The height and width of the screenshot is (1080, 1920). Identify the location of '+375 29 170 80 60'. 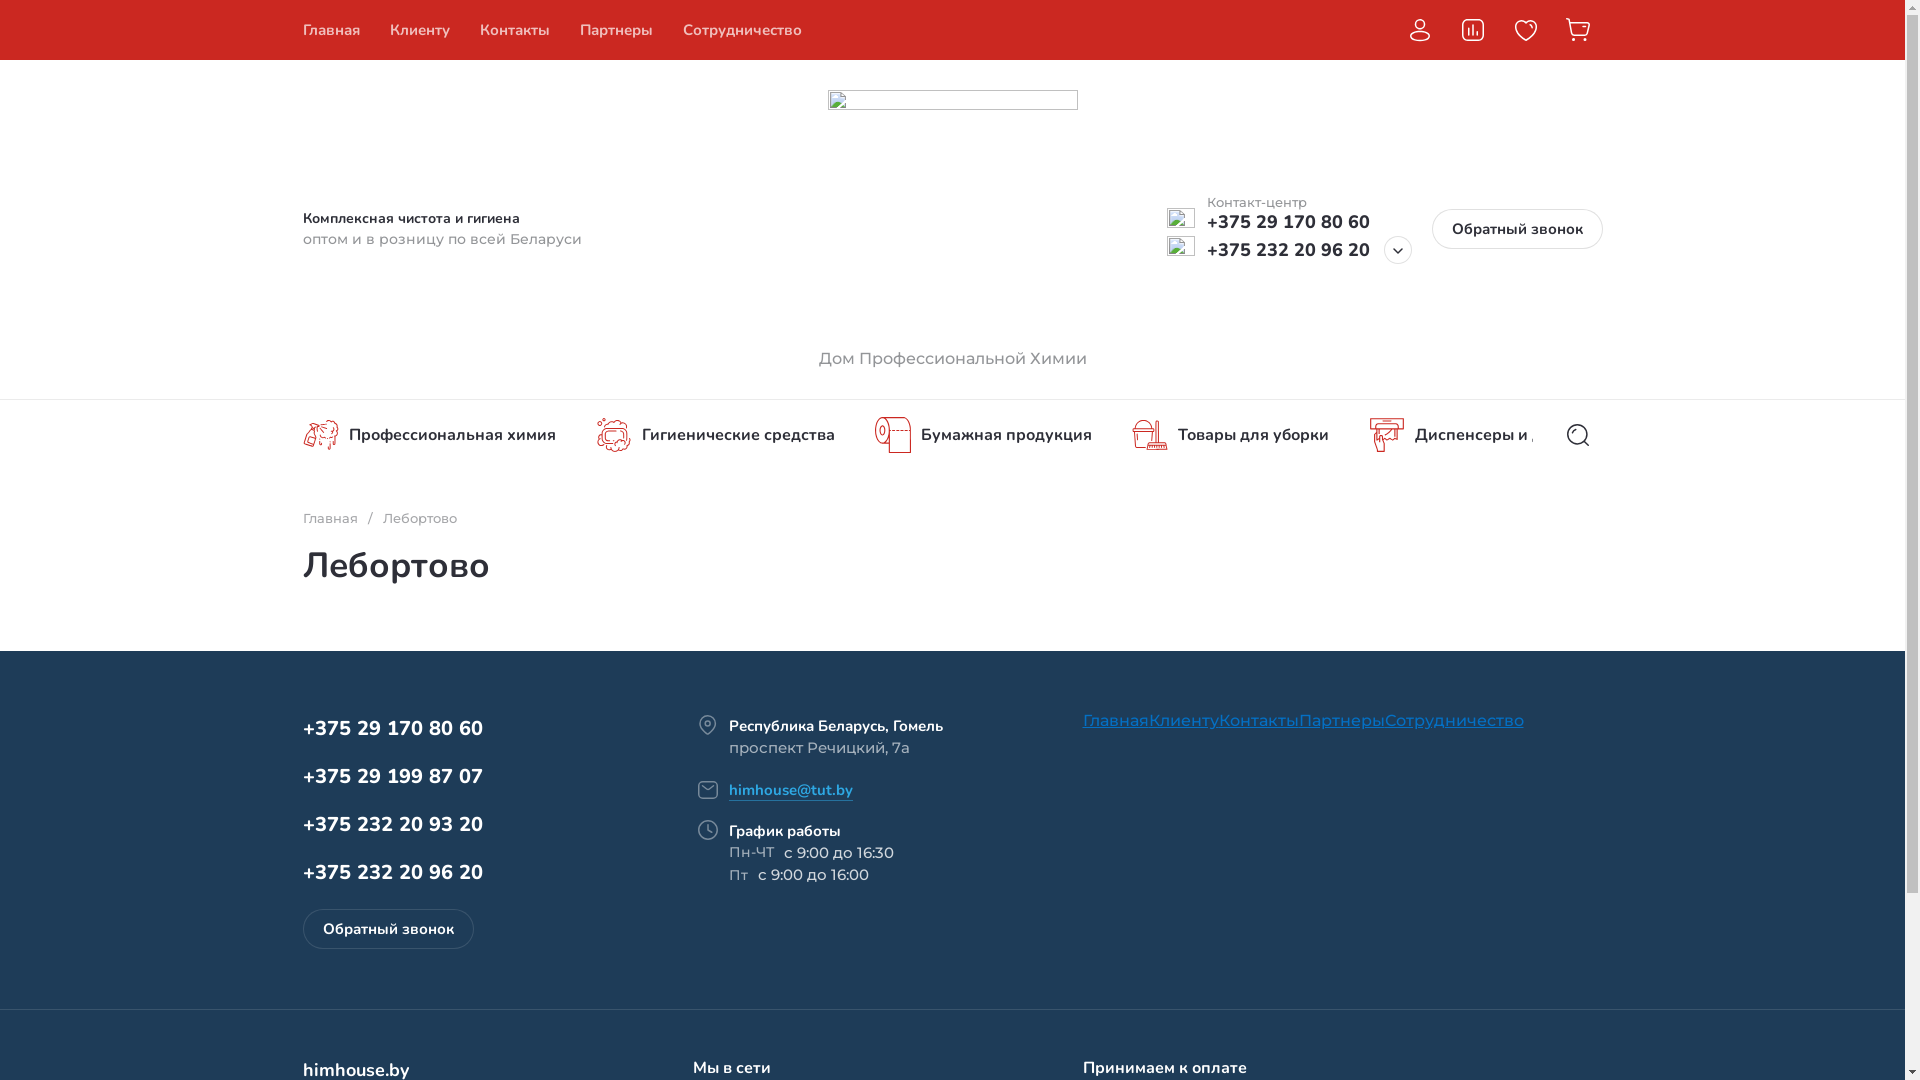
(1204, 222).